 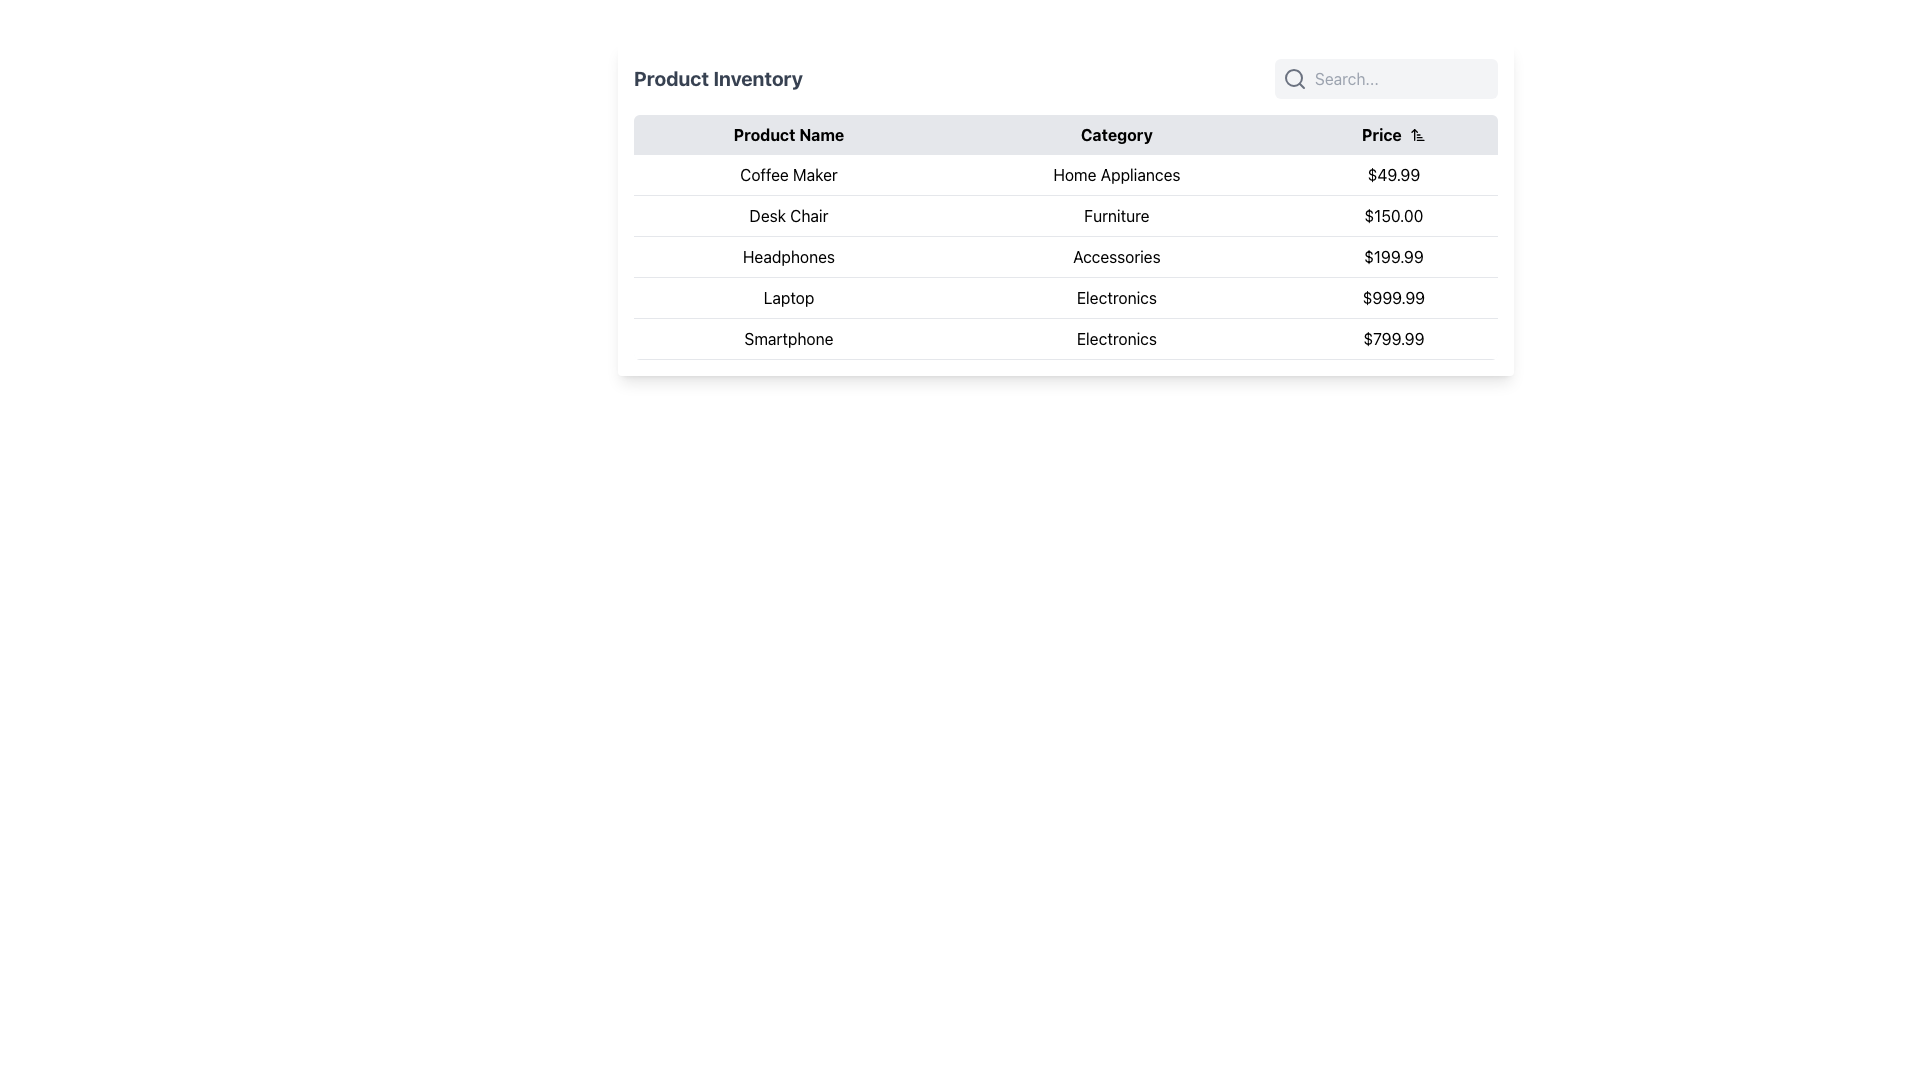 I want to click on the text label in the 'Product Name' column of the 'Product Inventory' table, located to the immediate left of 'Home Appliances' and above 'Desk Chair', so click(x=787, y=174).